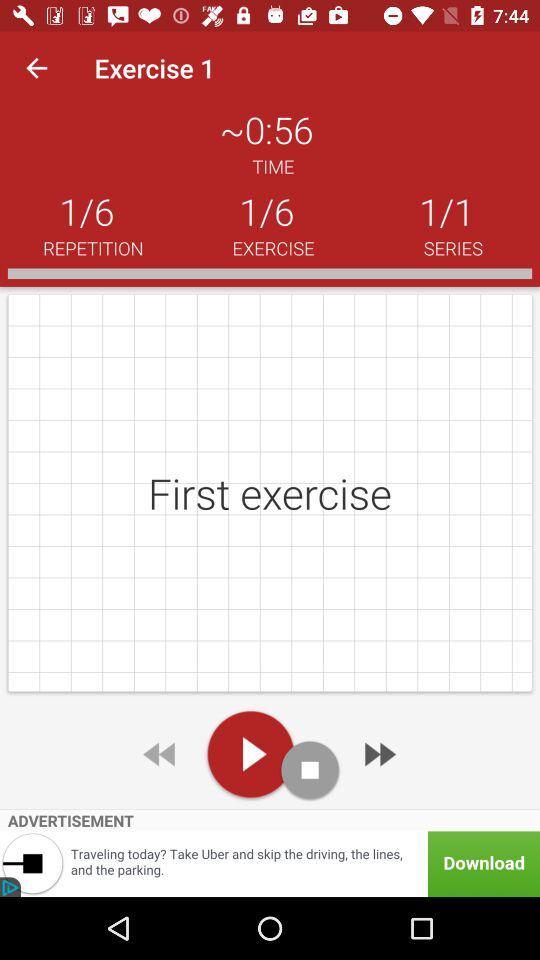 Image resolution: width=540 pixels, height=960 pixels. What do you see at coordinates (378, 753) in the screenshot?
I see `the forward arrow button` at bounding box center [378, 753].